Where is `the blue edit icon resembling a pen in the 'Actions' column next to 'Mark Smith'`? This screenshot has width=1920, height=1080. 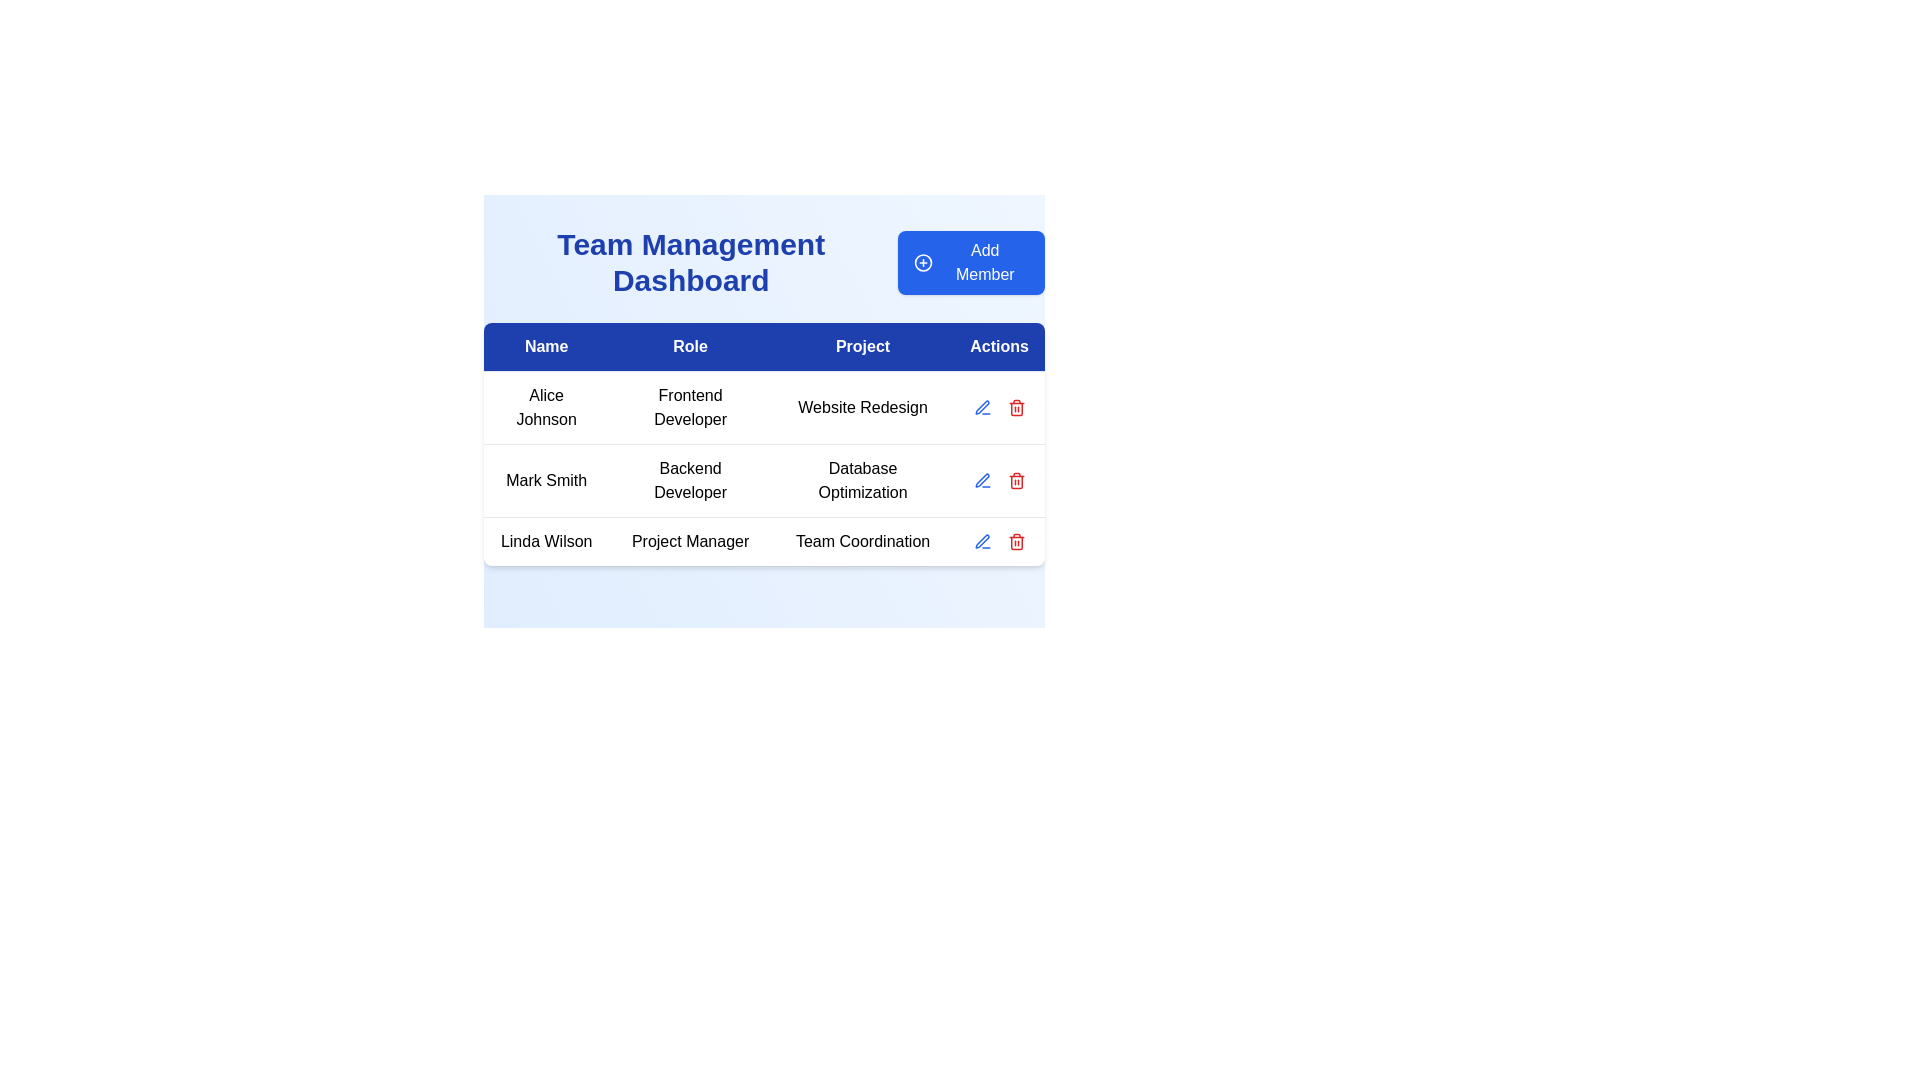
the blue edit icon resembling a pen in the 'Actions' column next to 'Mark Smith' is located at coordinates (982, 541).